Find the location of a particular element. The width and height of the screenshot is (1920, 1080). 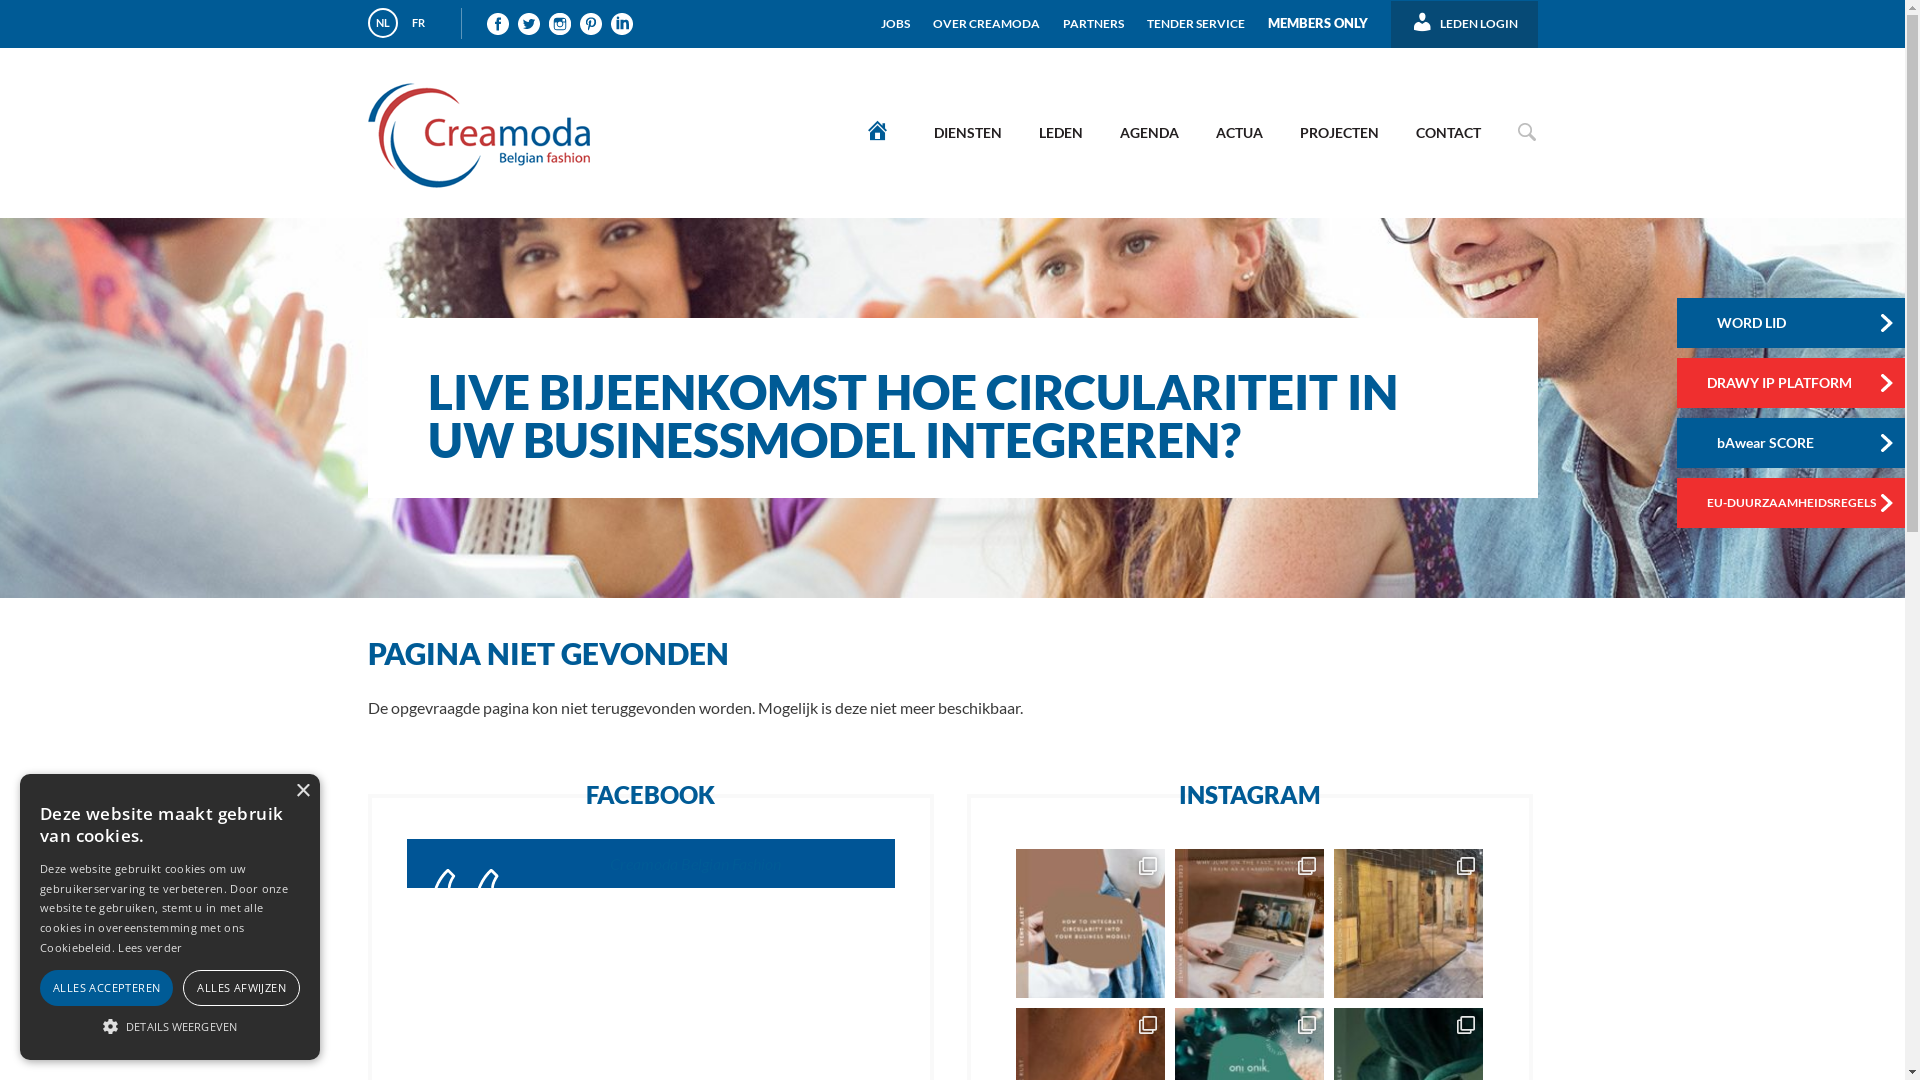

'LEDEN' is located at coordinates (1059, 132).